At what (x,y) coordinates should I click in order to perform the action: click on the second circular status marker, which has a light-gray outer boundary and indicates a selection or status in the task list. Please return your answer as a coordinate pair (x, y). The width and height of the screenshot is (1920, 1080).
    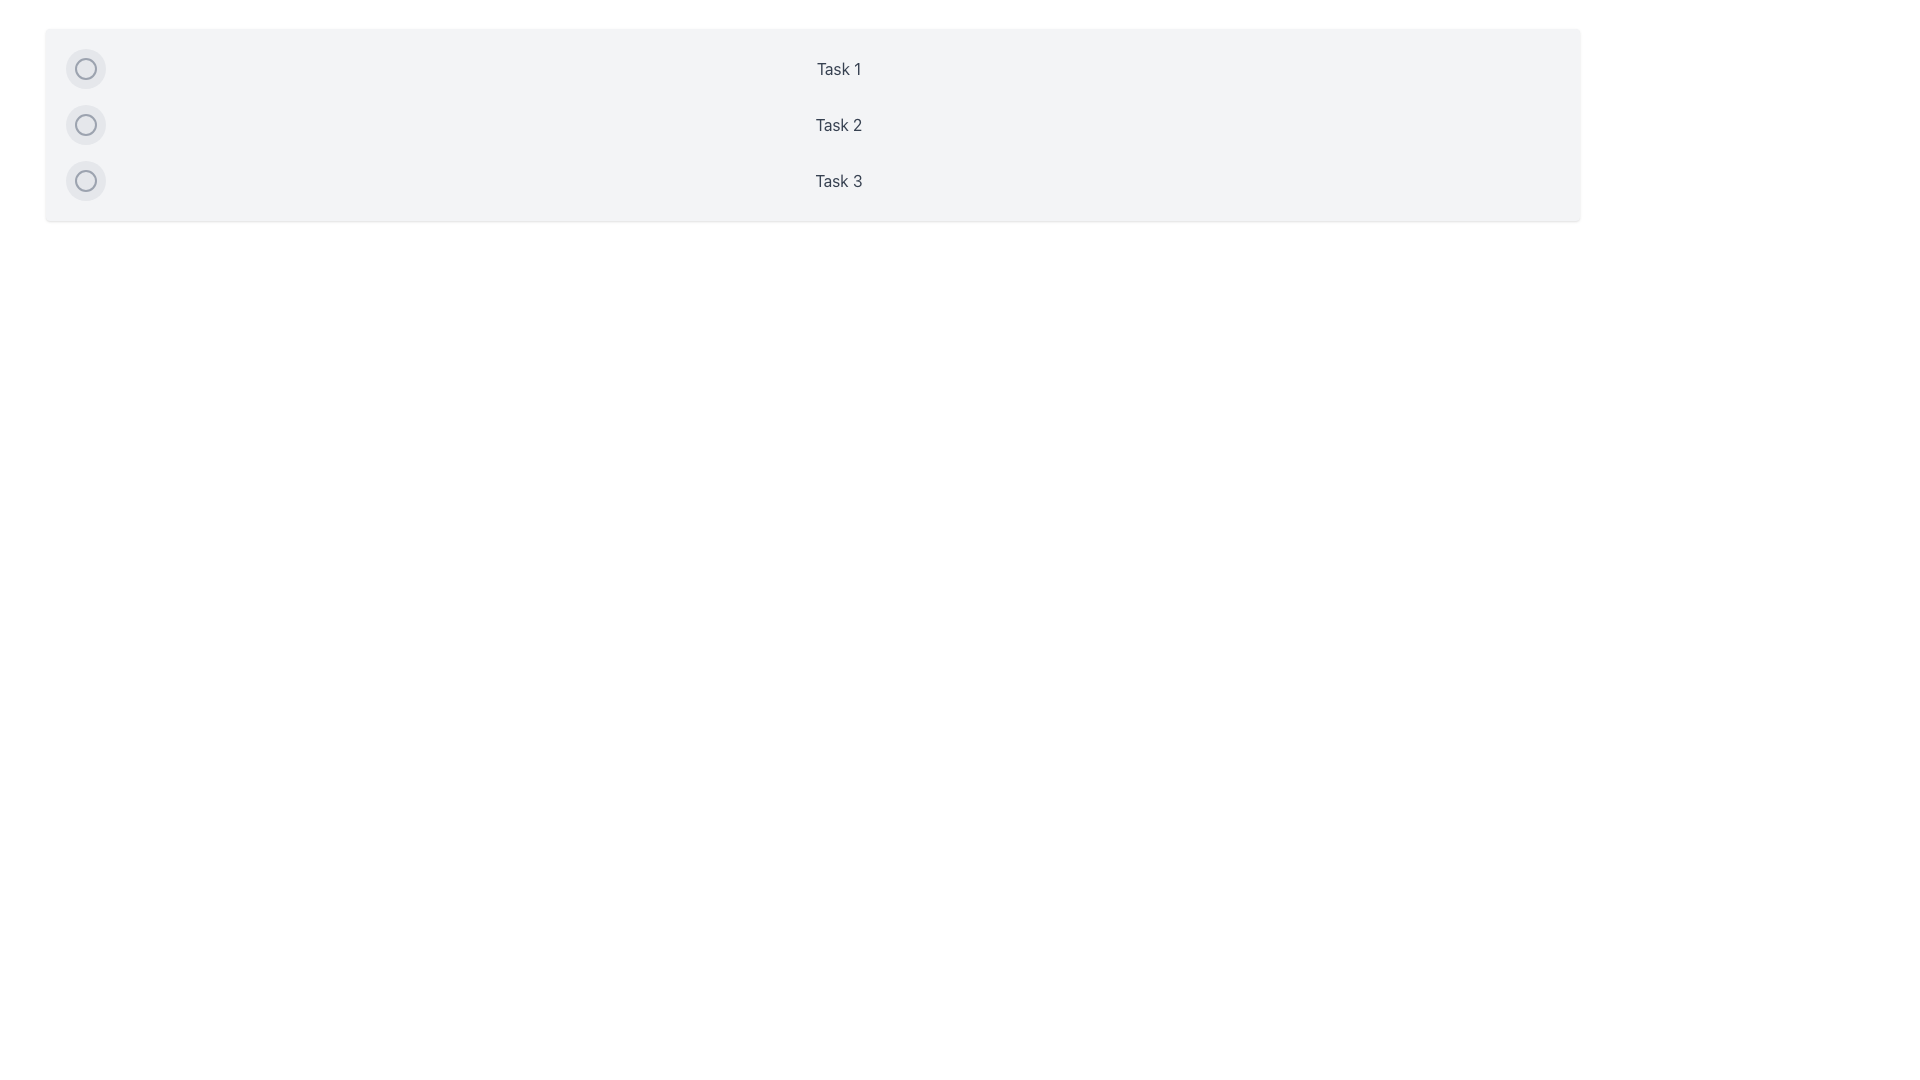
    Looking at the image, I should click on (85, 124).